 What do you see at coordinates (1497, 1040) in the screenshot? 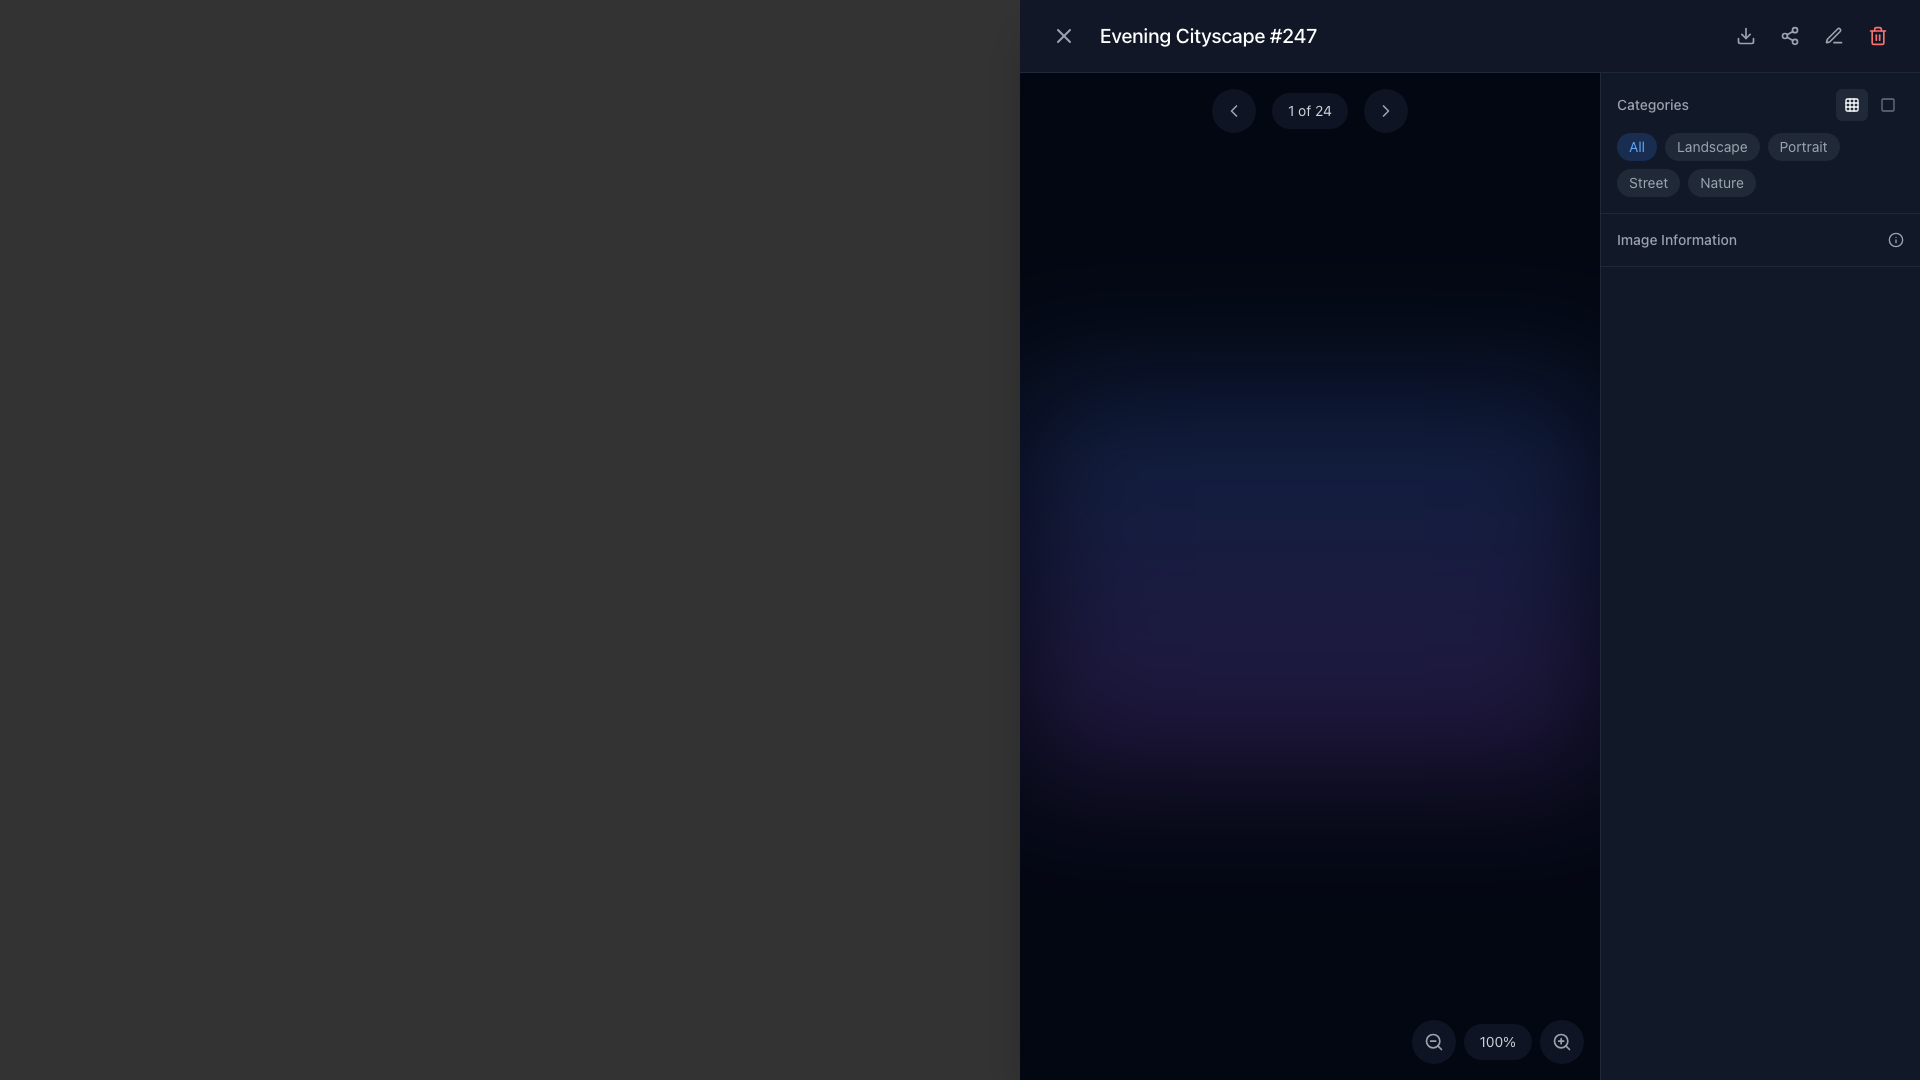
I see `the text display element that shows the current zoom level, located at the bottom-right corner of the interface, above the zoom controls and centrally positioned between two circular icons` at bounding box center [1497, 1040].